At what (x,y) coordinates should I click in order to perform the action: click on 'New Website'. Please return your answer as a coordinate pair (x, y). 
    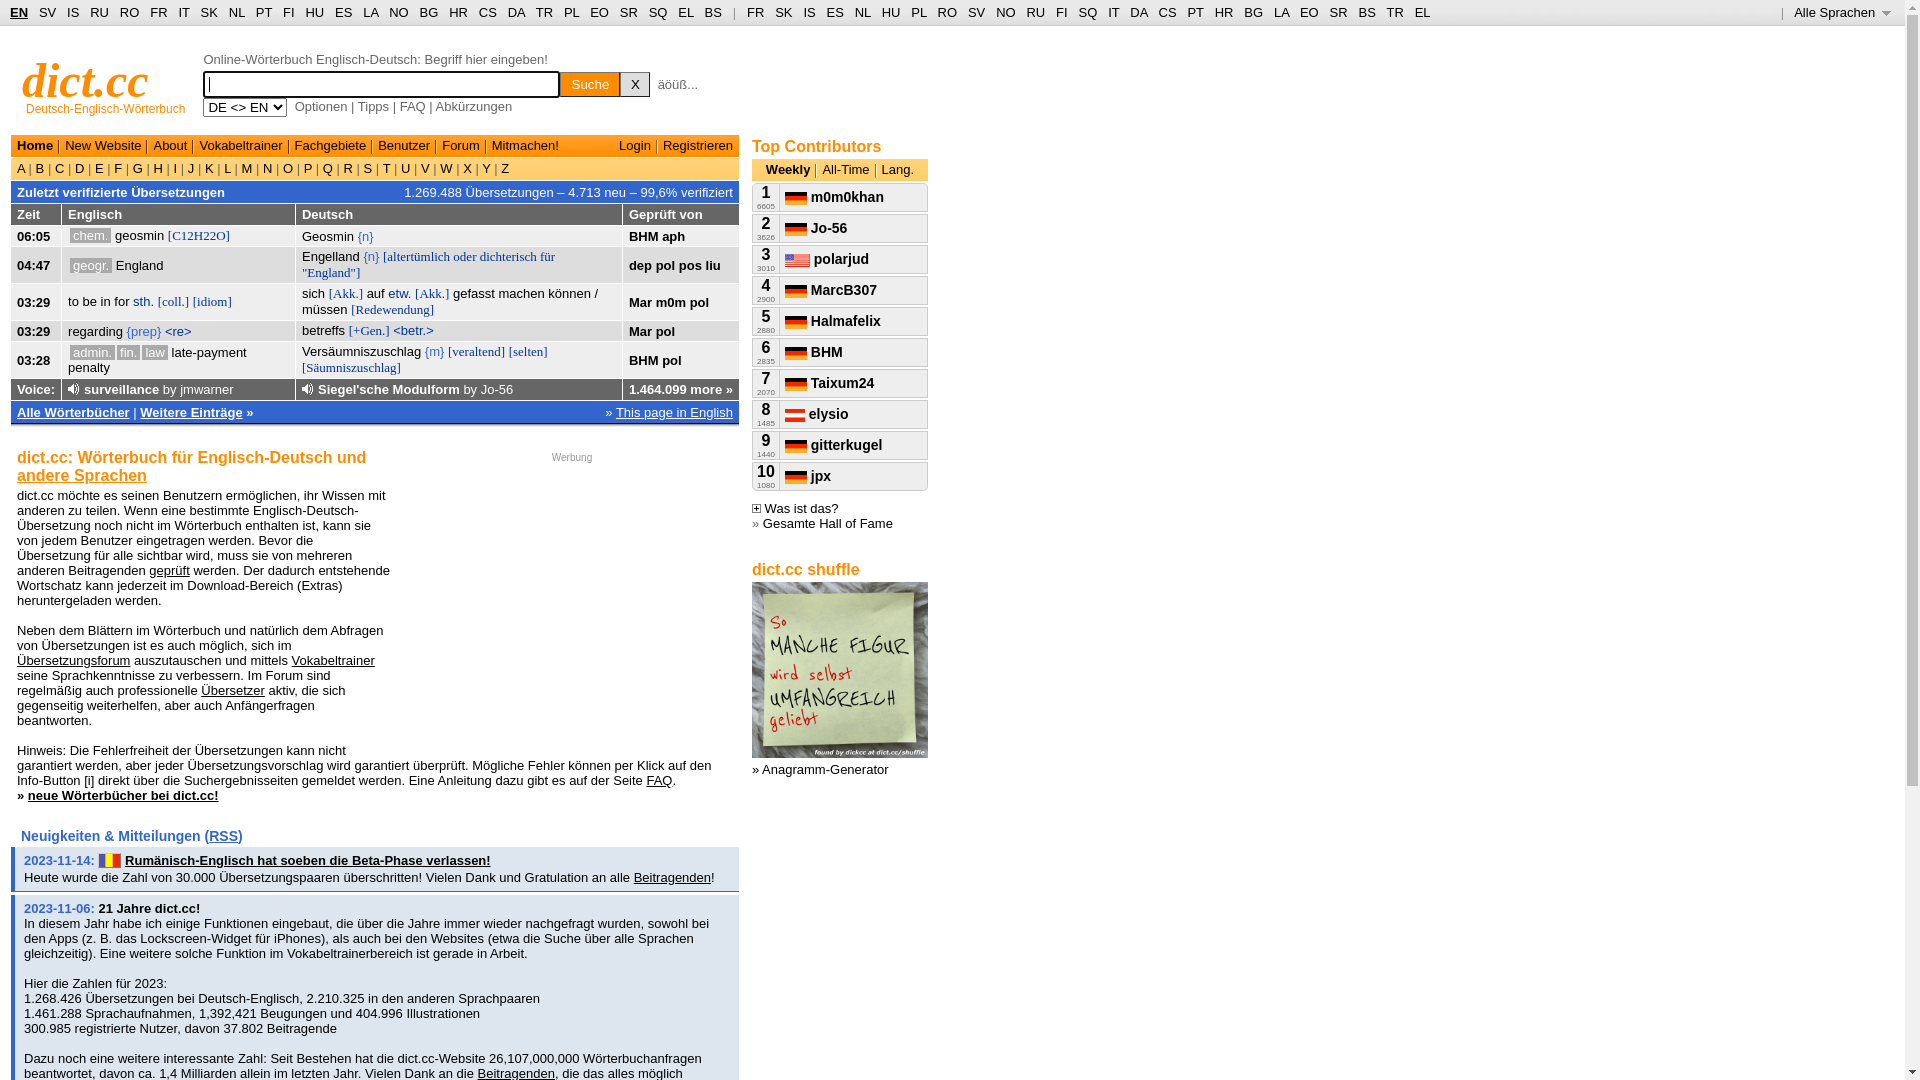
    Looking at the image, I should click on (101, 144).